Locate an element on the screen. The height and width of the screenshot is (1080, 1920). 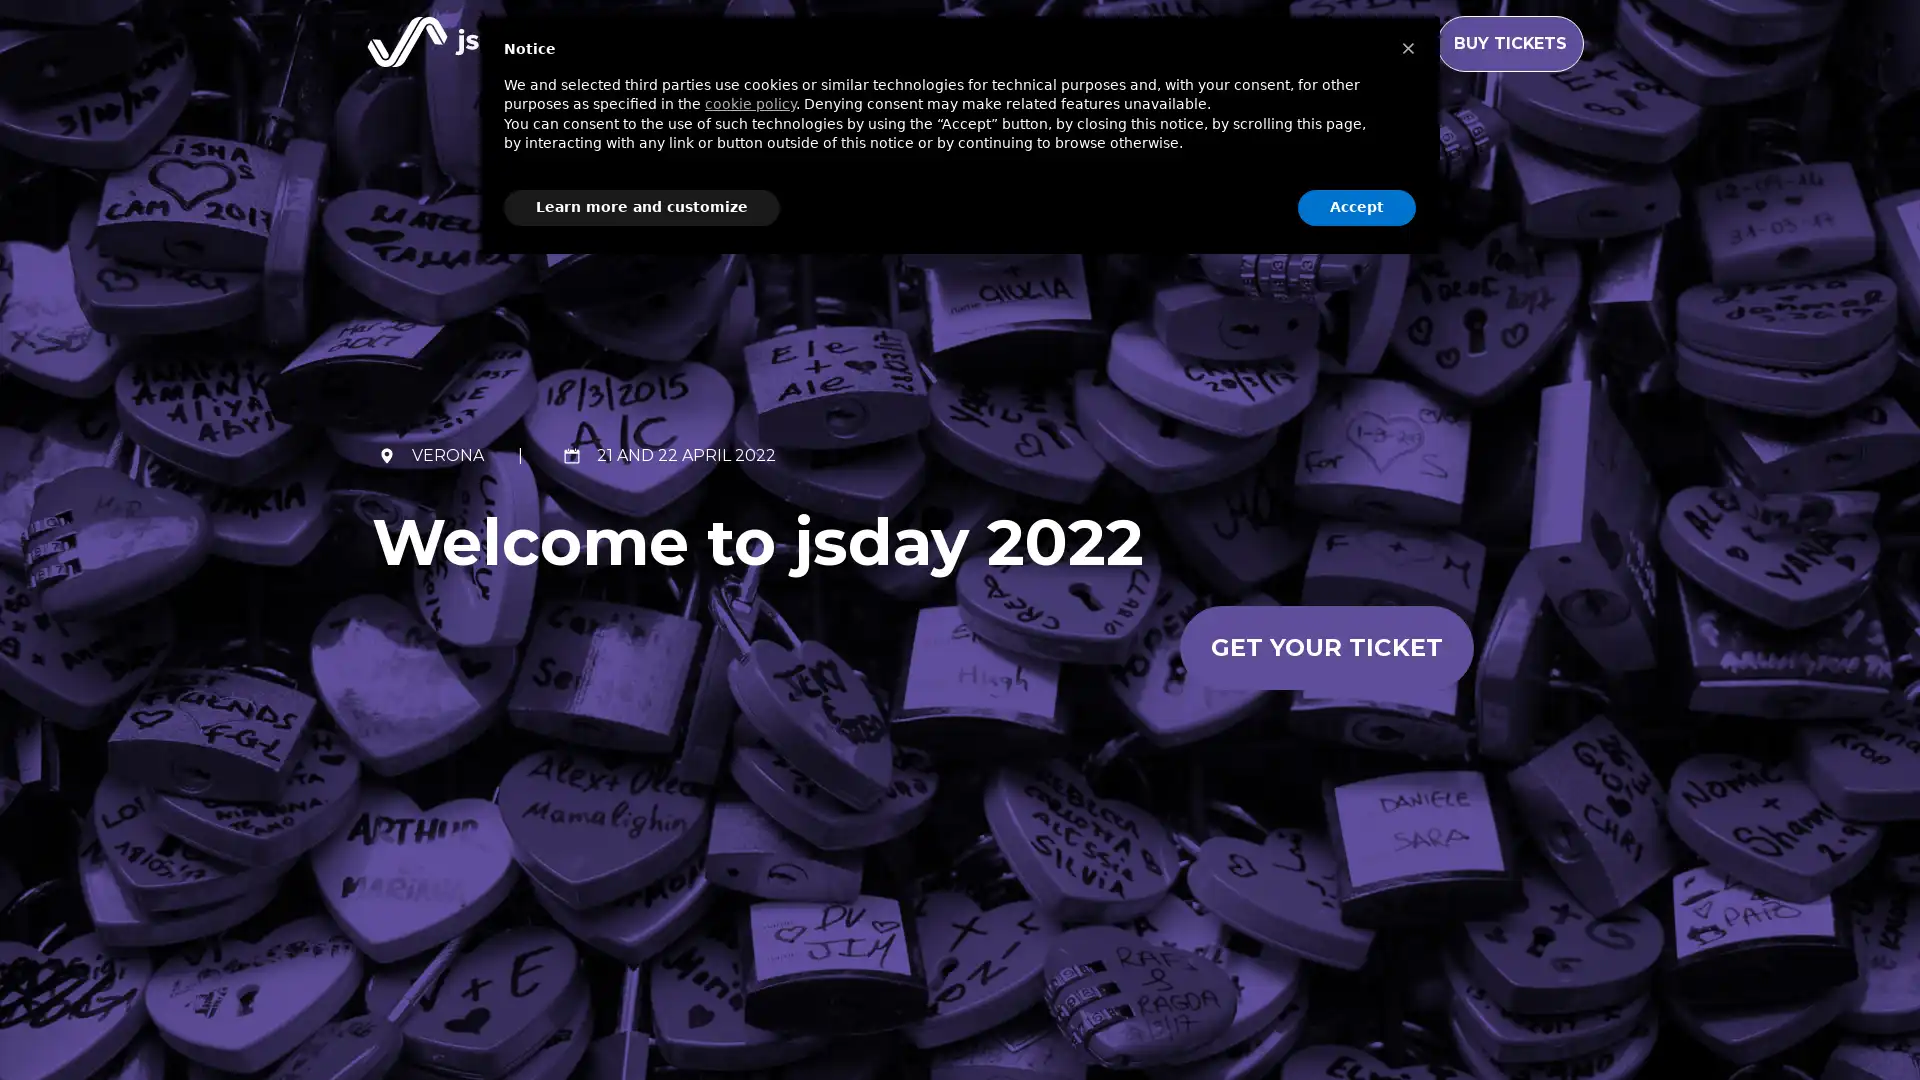
Learn more and customize is located at coordinates (642, 207).